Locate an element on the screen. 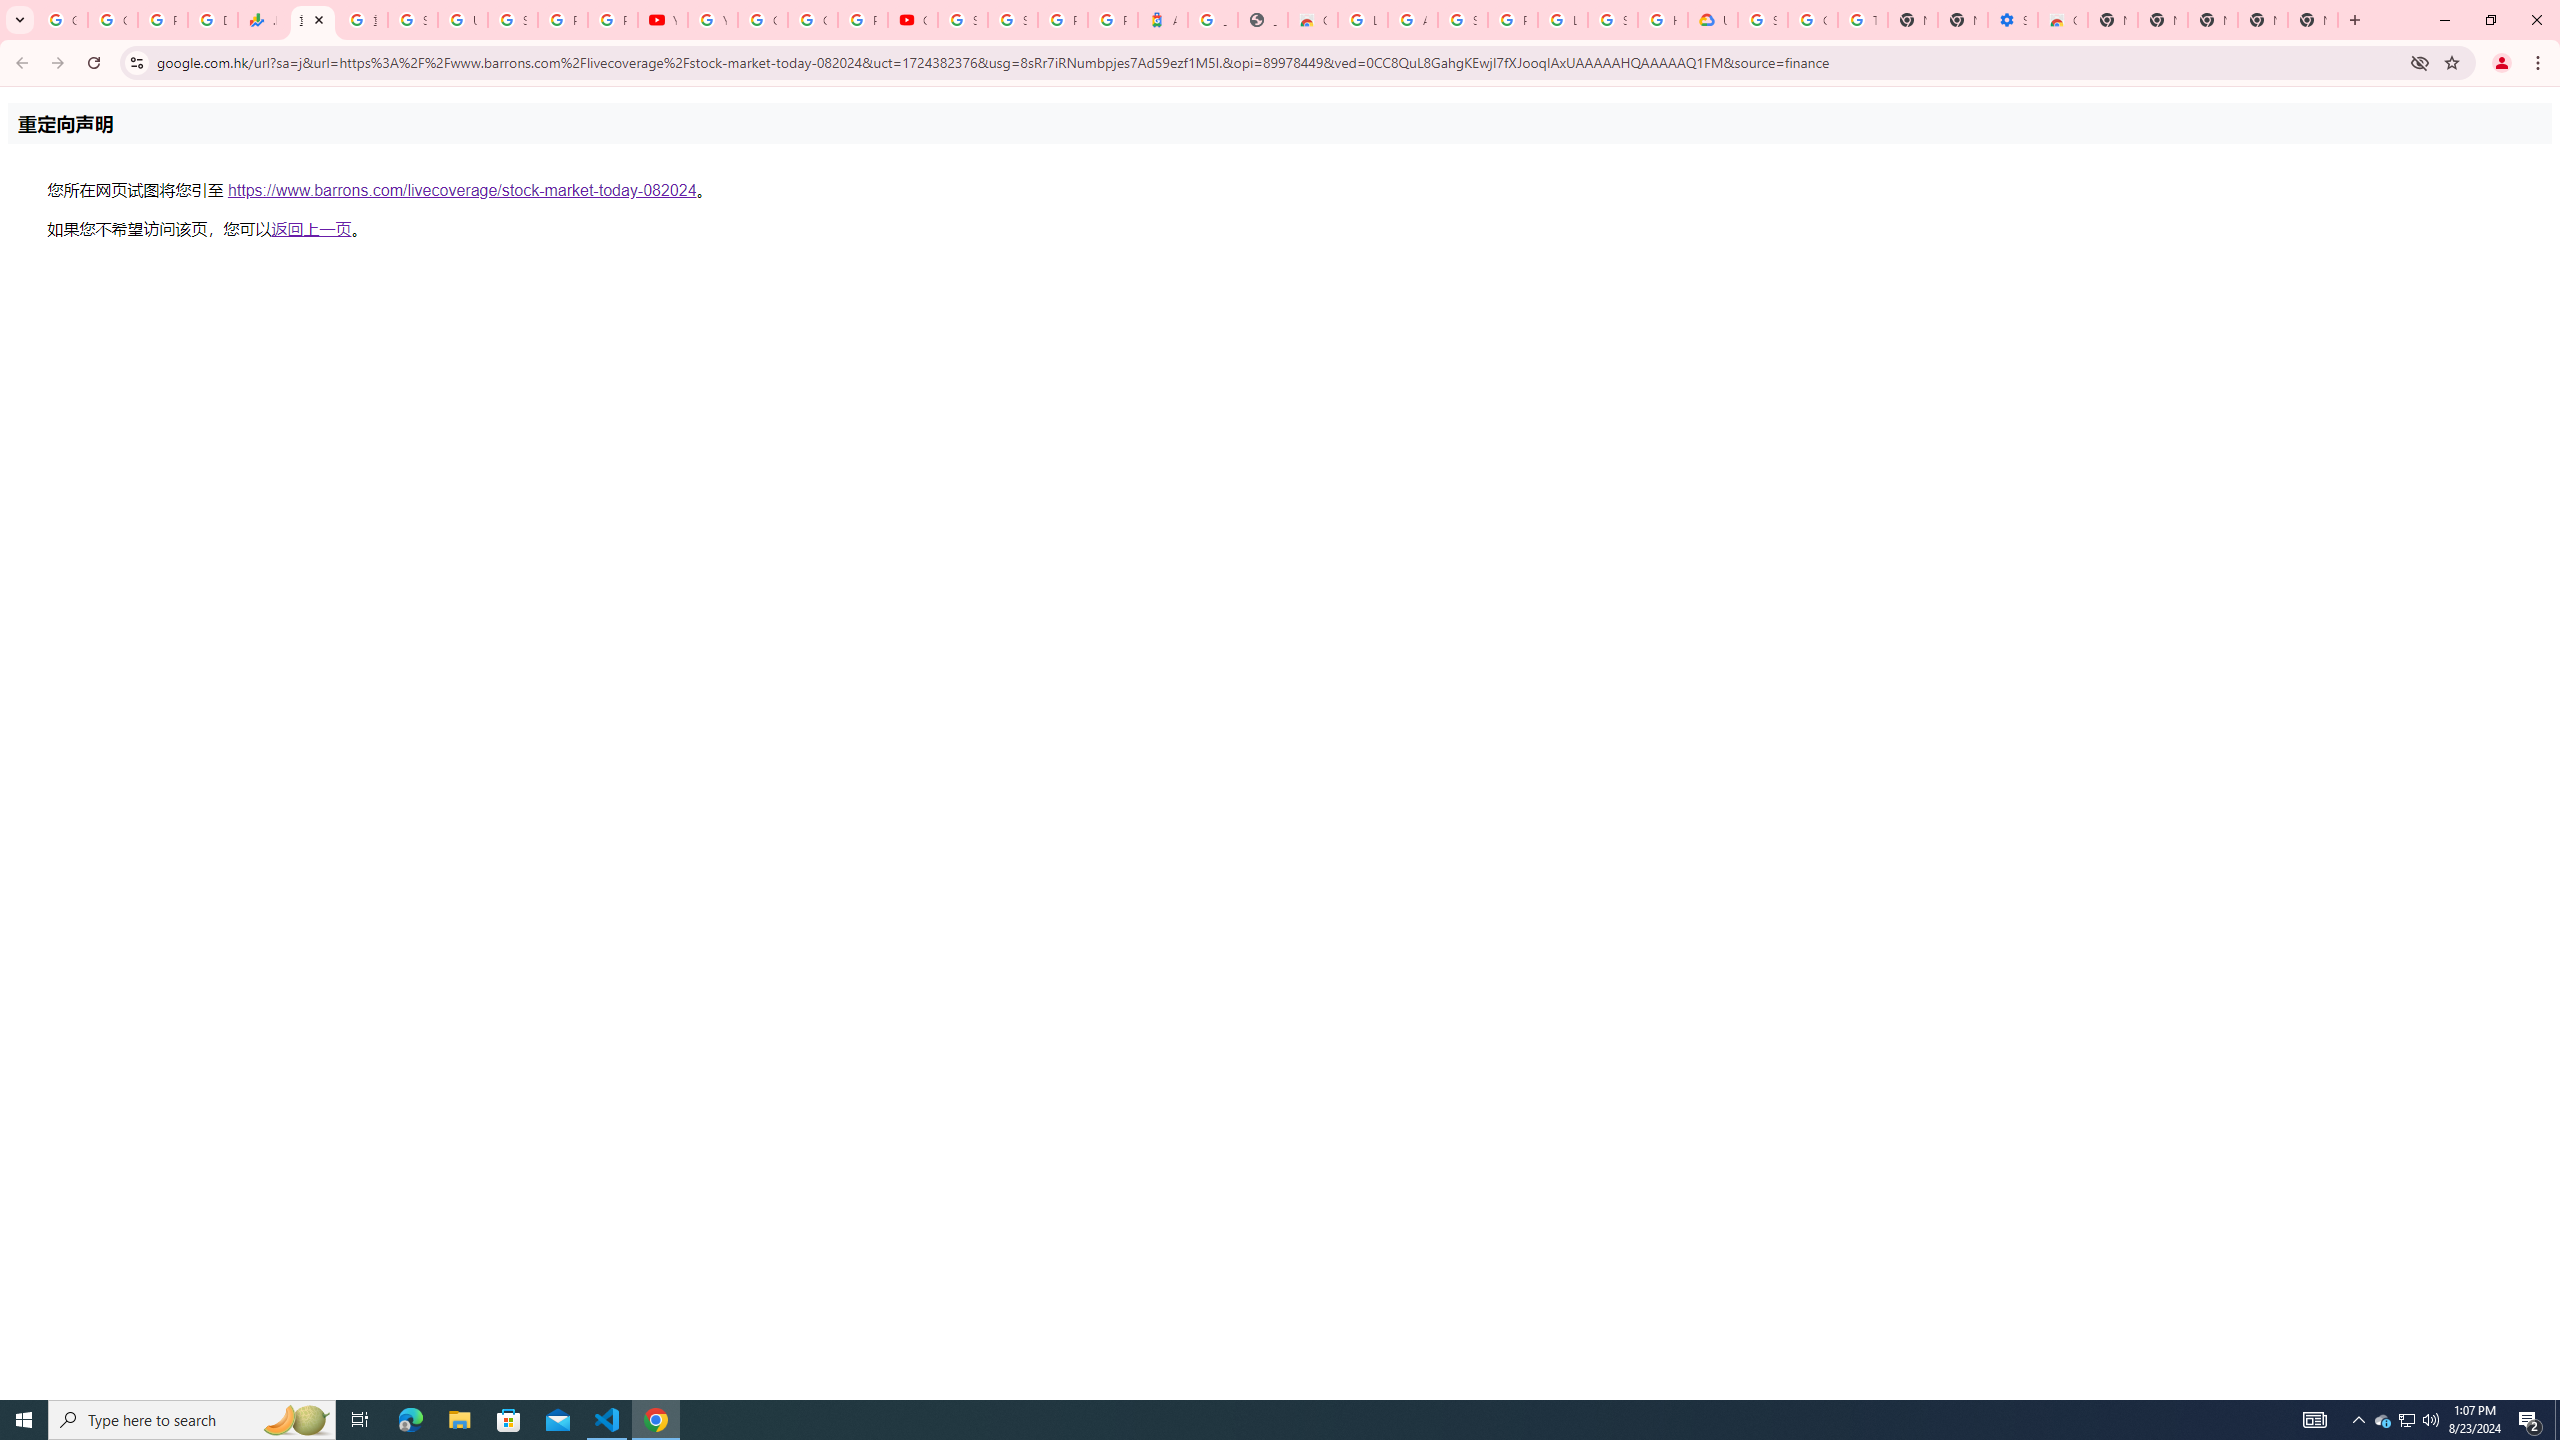 The height and width of the screenshot is (1440, 2560). 'Chrome Web Store - Accessibility extensions' is located at coordinates (2062, 19).